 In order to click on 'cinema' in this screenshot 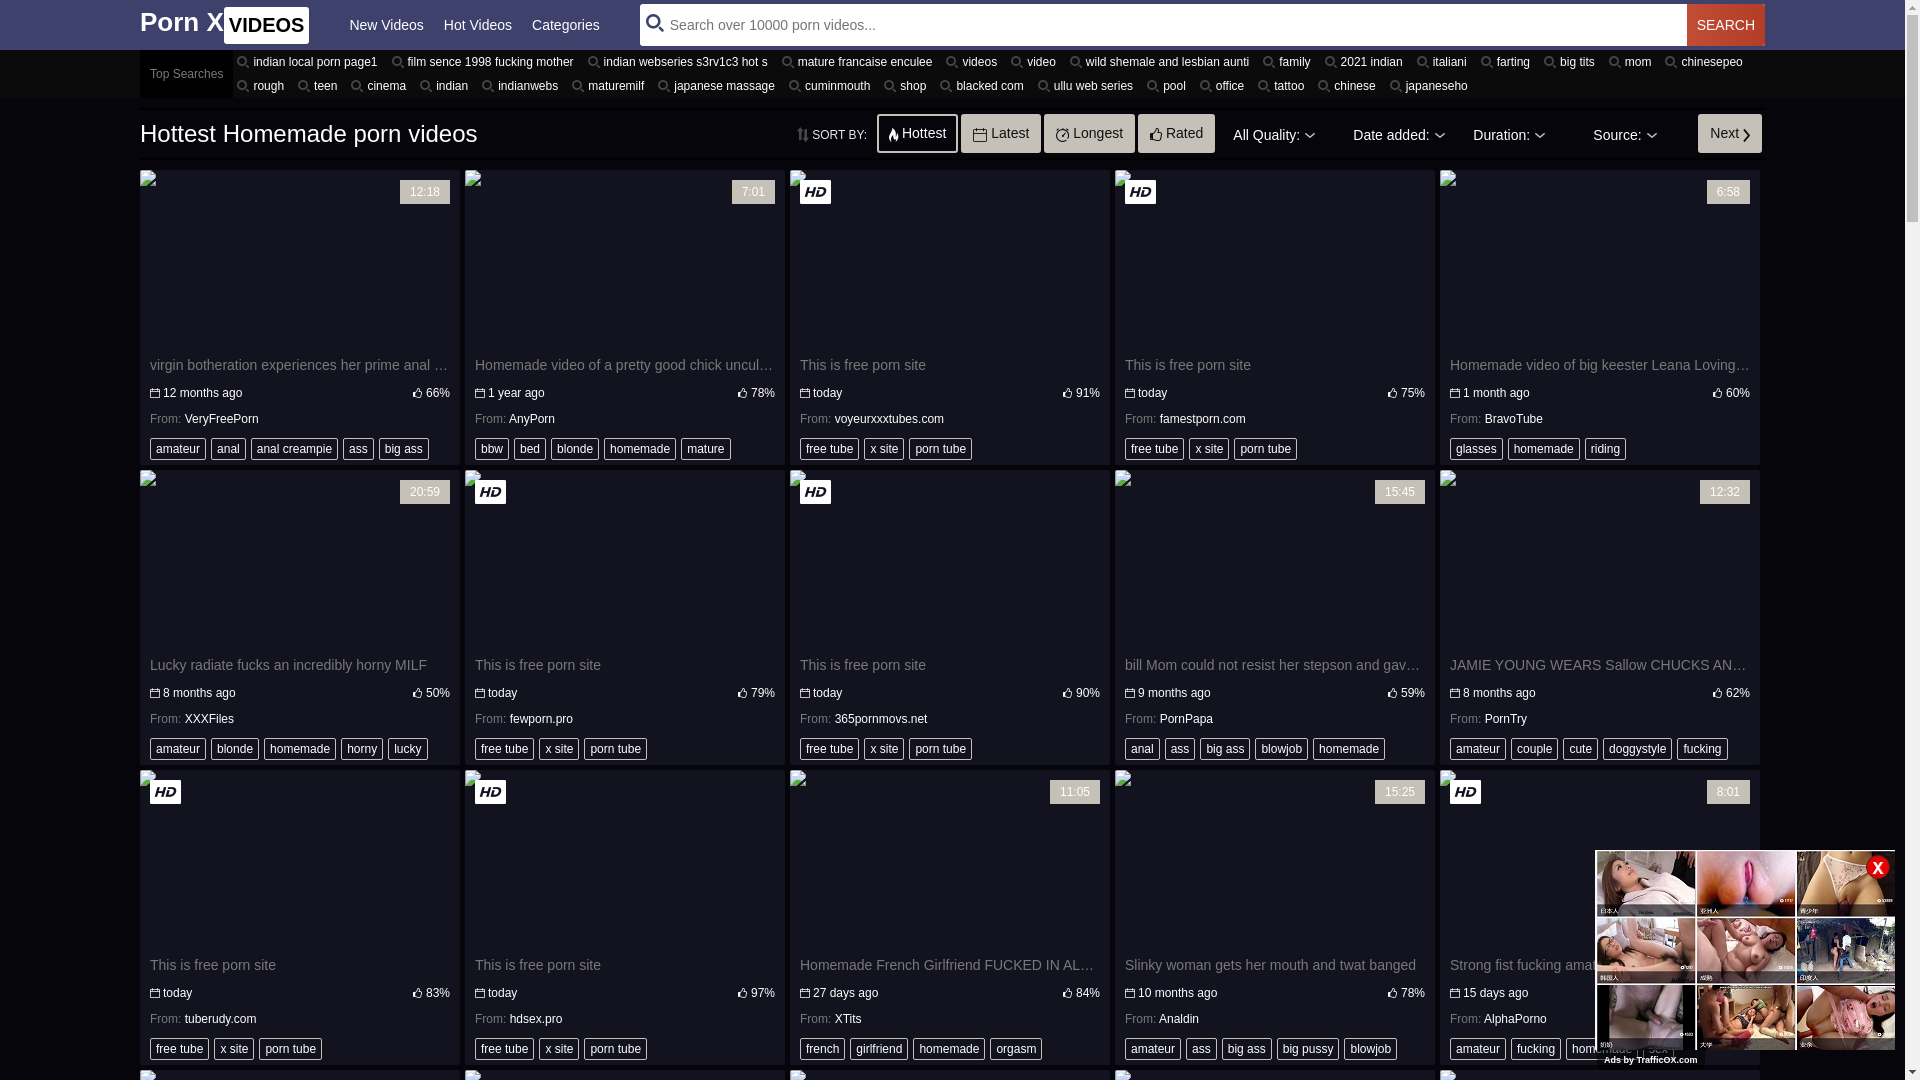, I will do `click(381, 84)`.